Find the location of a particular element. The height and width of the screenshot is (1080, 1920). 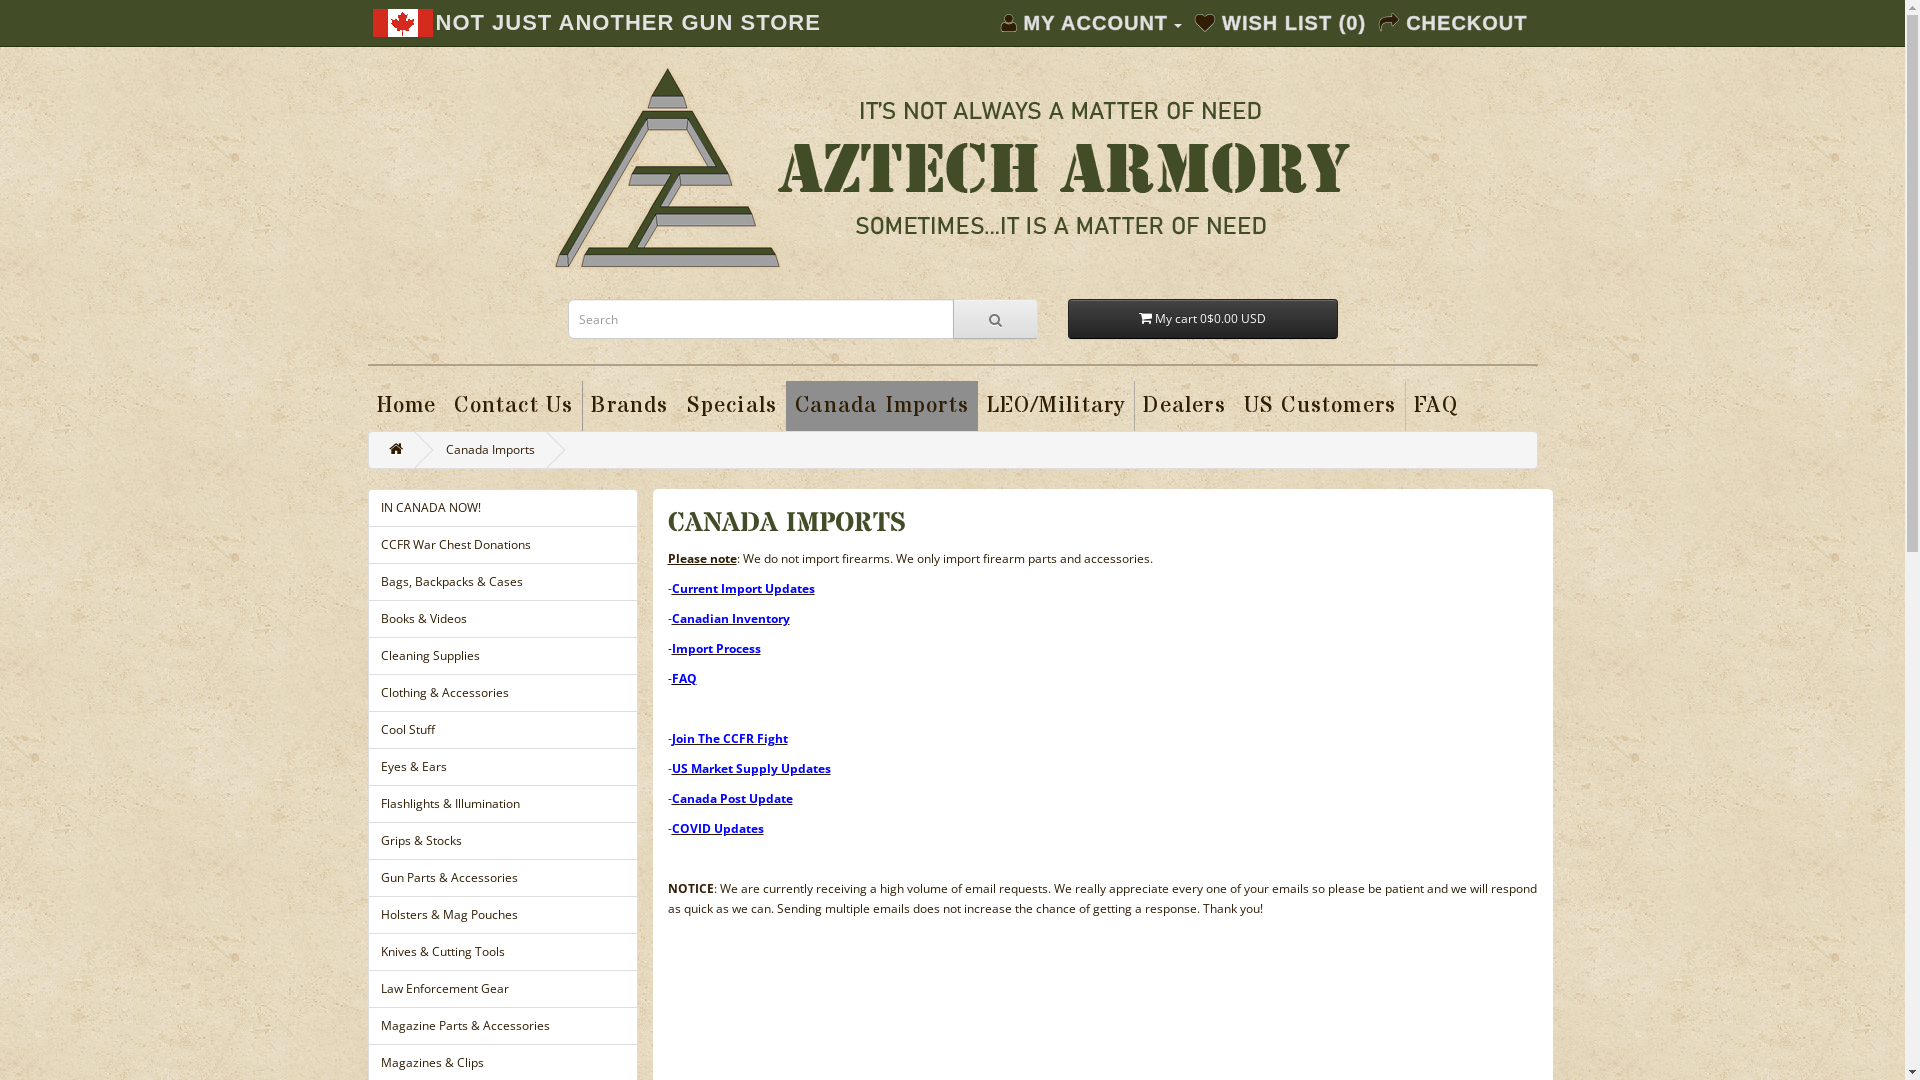

'US Market Supply Updates' is located at coordinates (750, 767).